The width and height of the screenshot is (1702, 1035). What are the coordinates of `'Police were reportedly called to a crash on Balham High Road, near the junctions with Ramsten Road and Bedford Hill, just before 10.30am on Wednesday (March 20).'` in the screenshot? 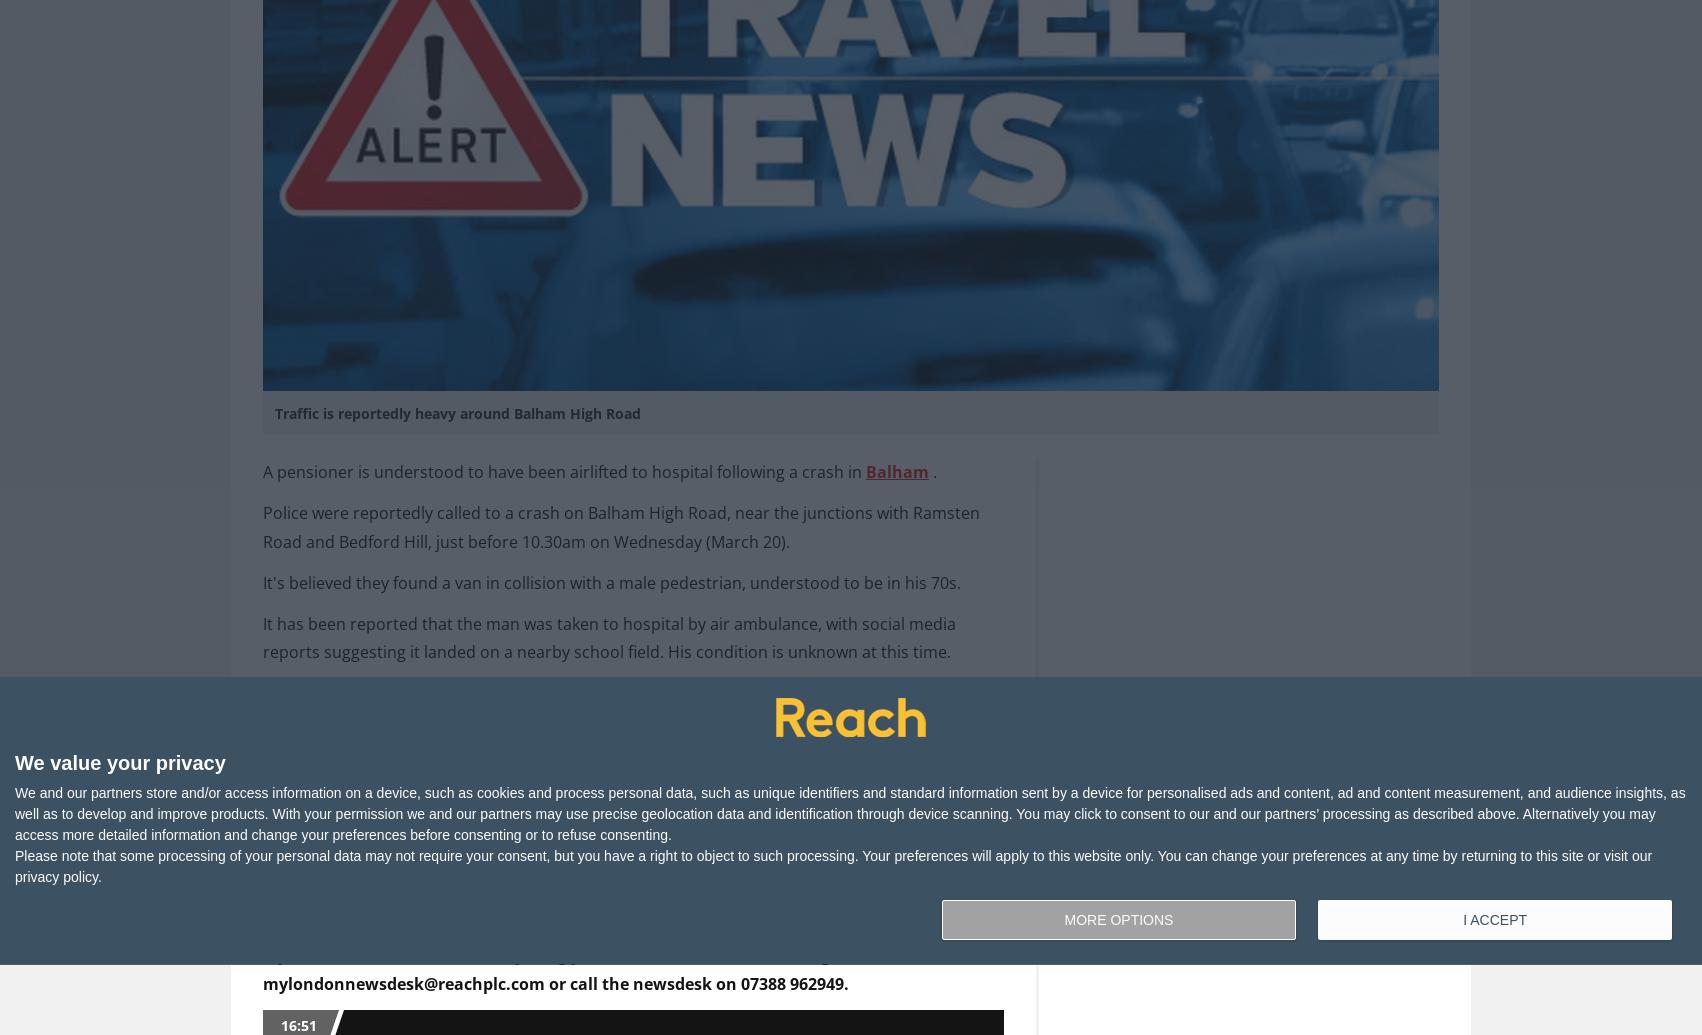 It's located at (621, 526).